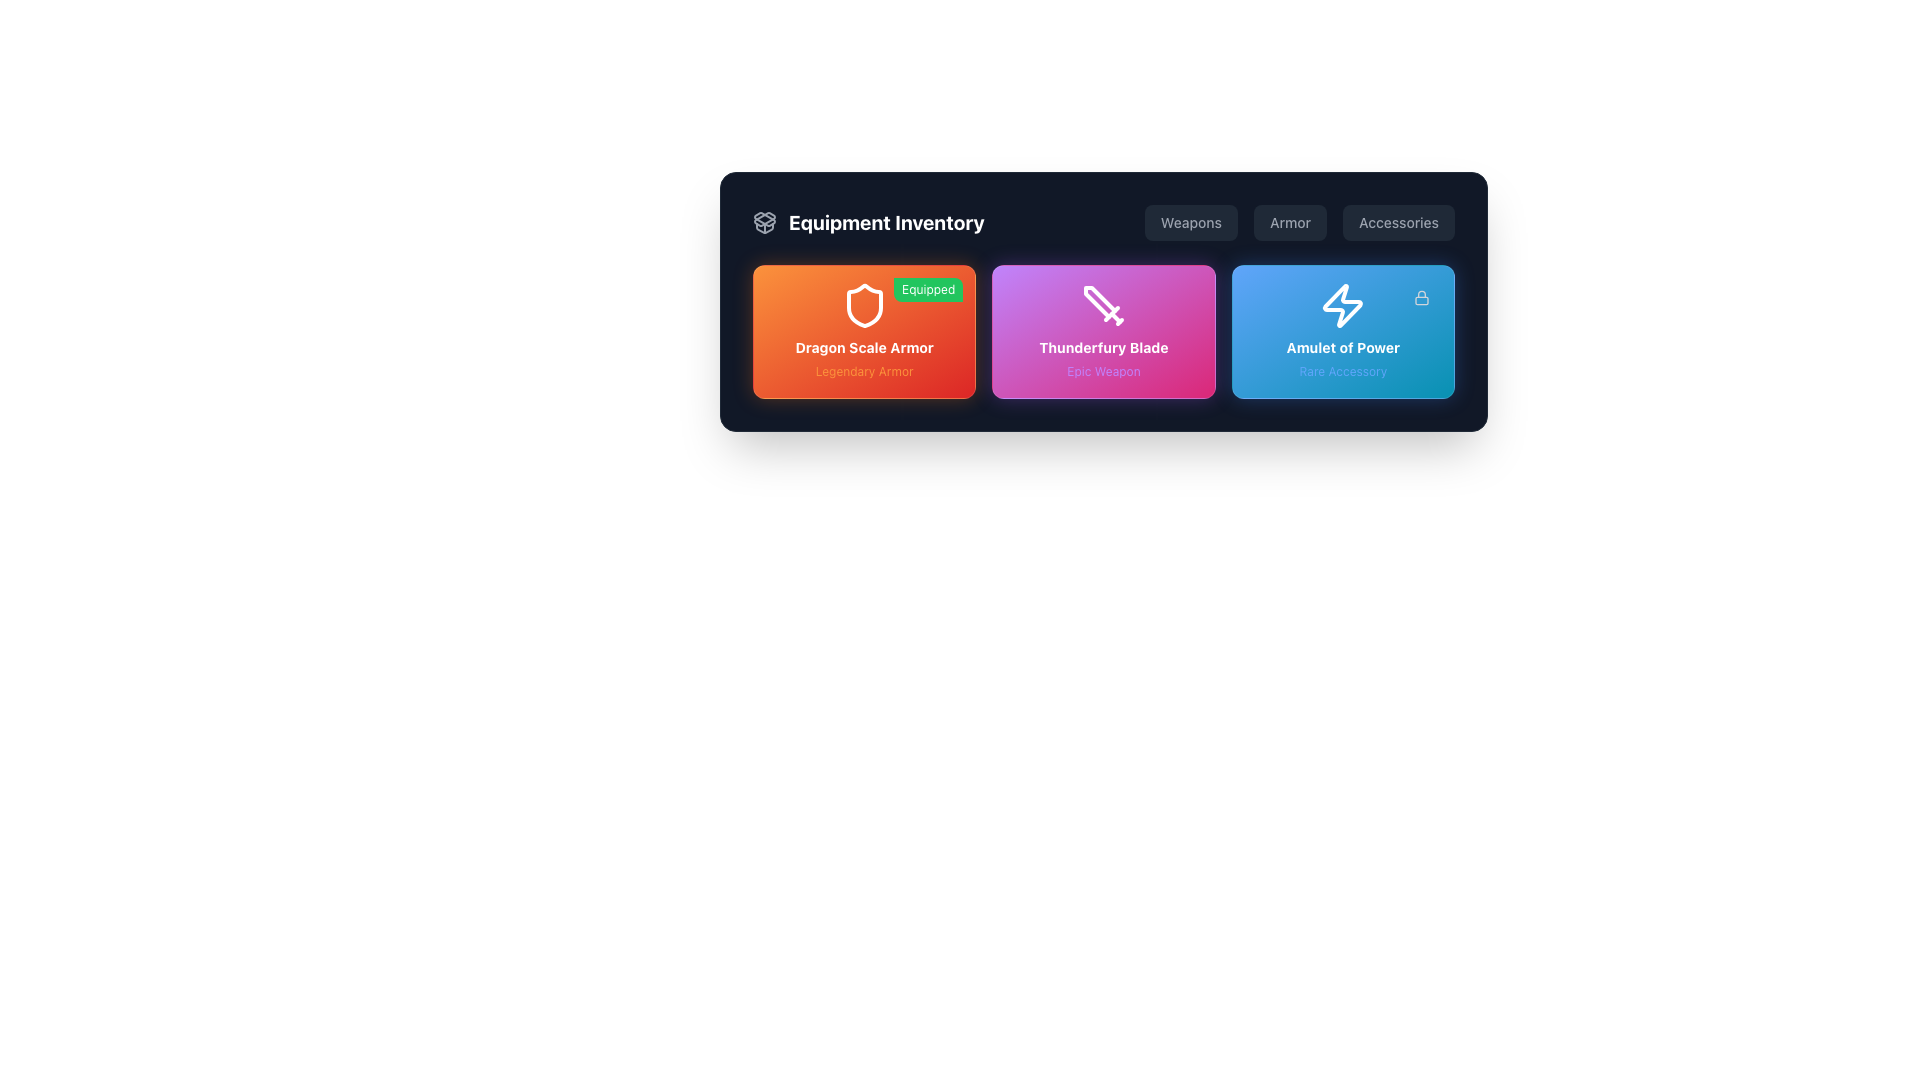 This screenshot has width=1920, height=1080. Describe the element at coordinates (864, 330) in the screenshot. I see `the legendary armor information card in the Equipment Inventory, which is the first item in the grid layout` at that location.